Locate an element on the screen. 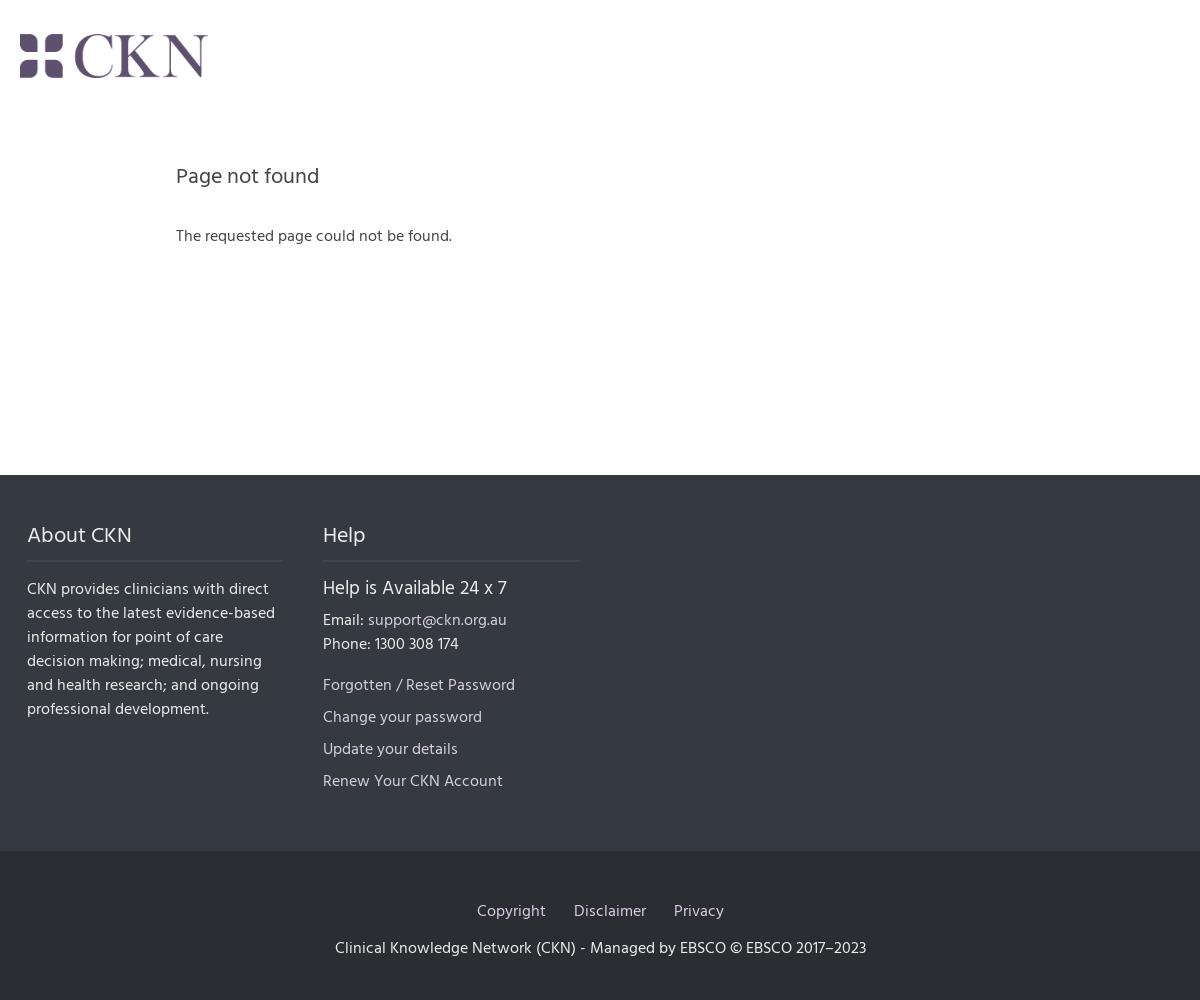 This screenshot has width=1200, height=1000. 'CKN provides clinicians with direct access to the latest evidence-based information for point of care decision making; medical, nursing and health research; and ongoing professional development.' is located at coordinates (150, 649).